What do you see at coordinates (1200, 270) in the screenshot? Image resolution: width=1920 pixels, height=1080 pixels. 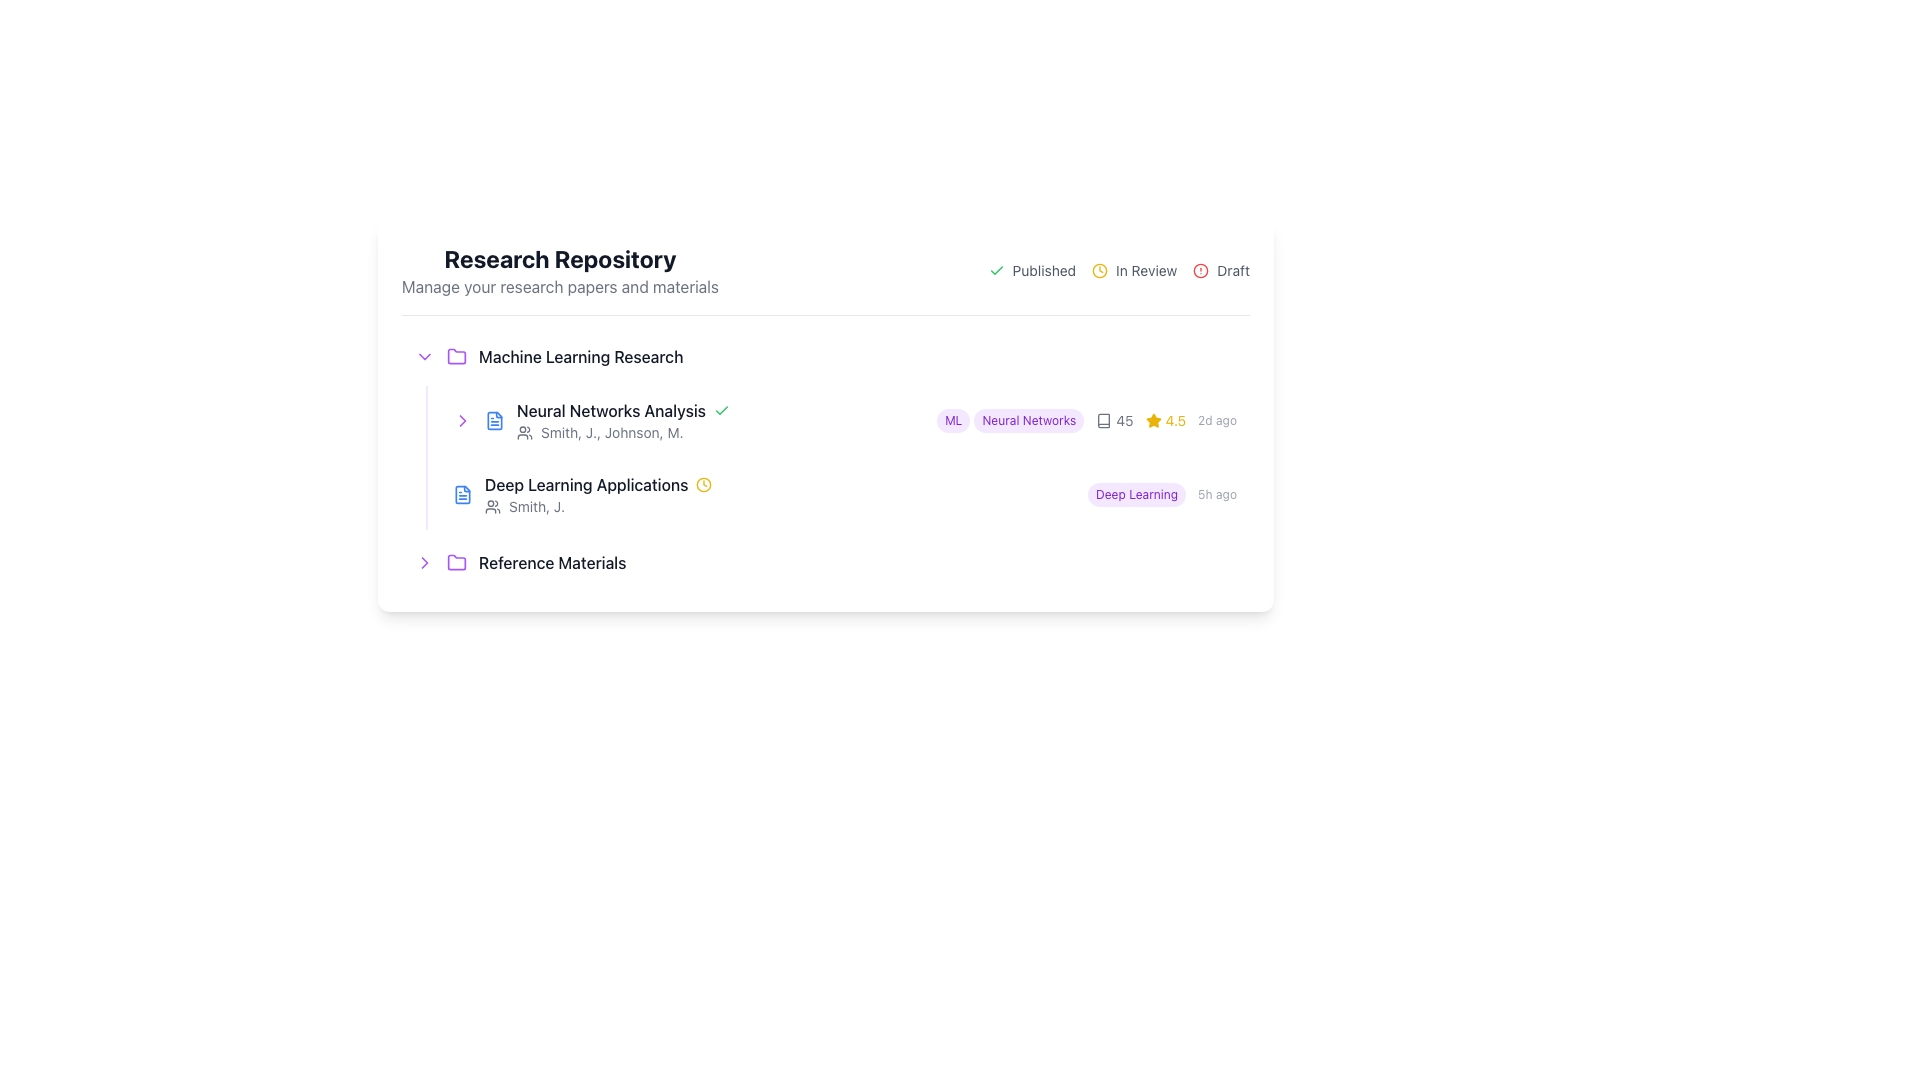 I see `the circular red icon located in the top right corner of the status section, which indicates importance among publication statuses` at bounding box center [1200, 270].